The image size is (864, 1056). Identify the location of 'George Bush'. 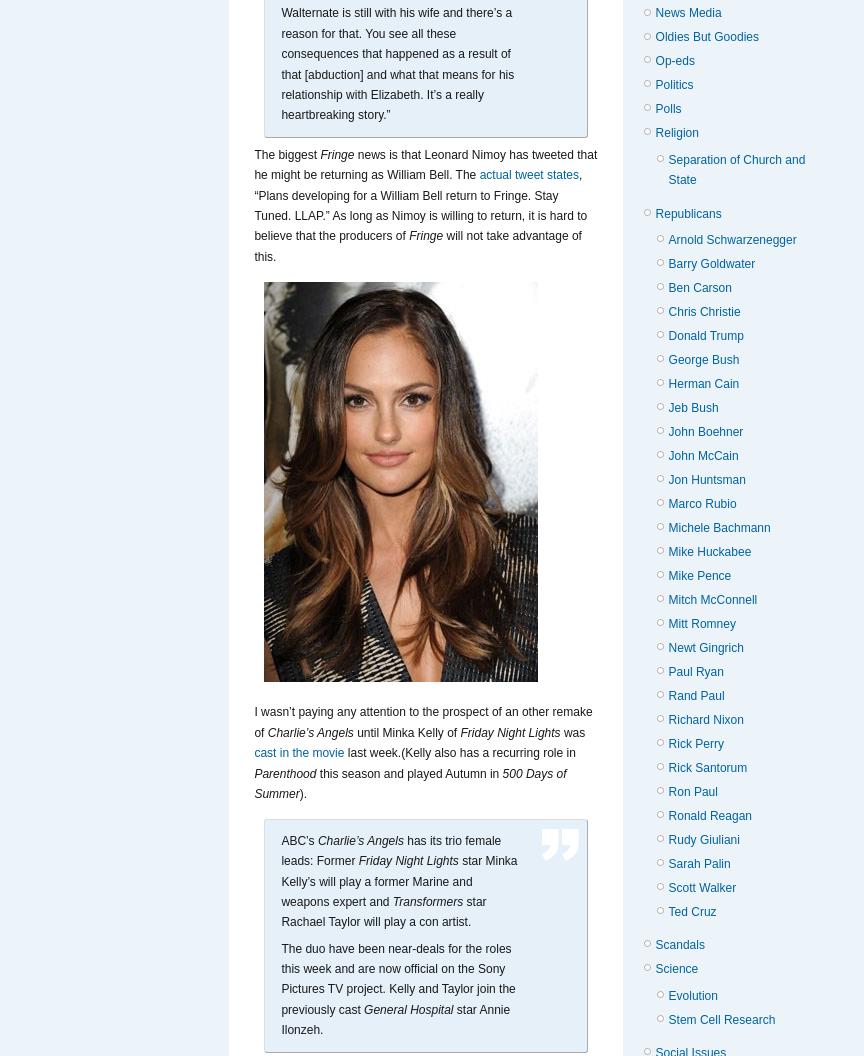
(703, 358).